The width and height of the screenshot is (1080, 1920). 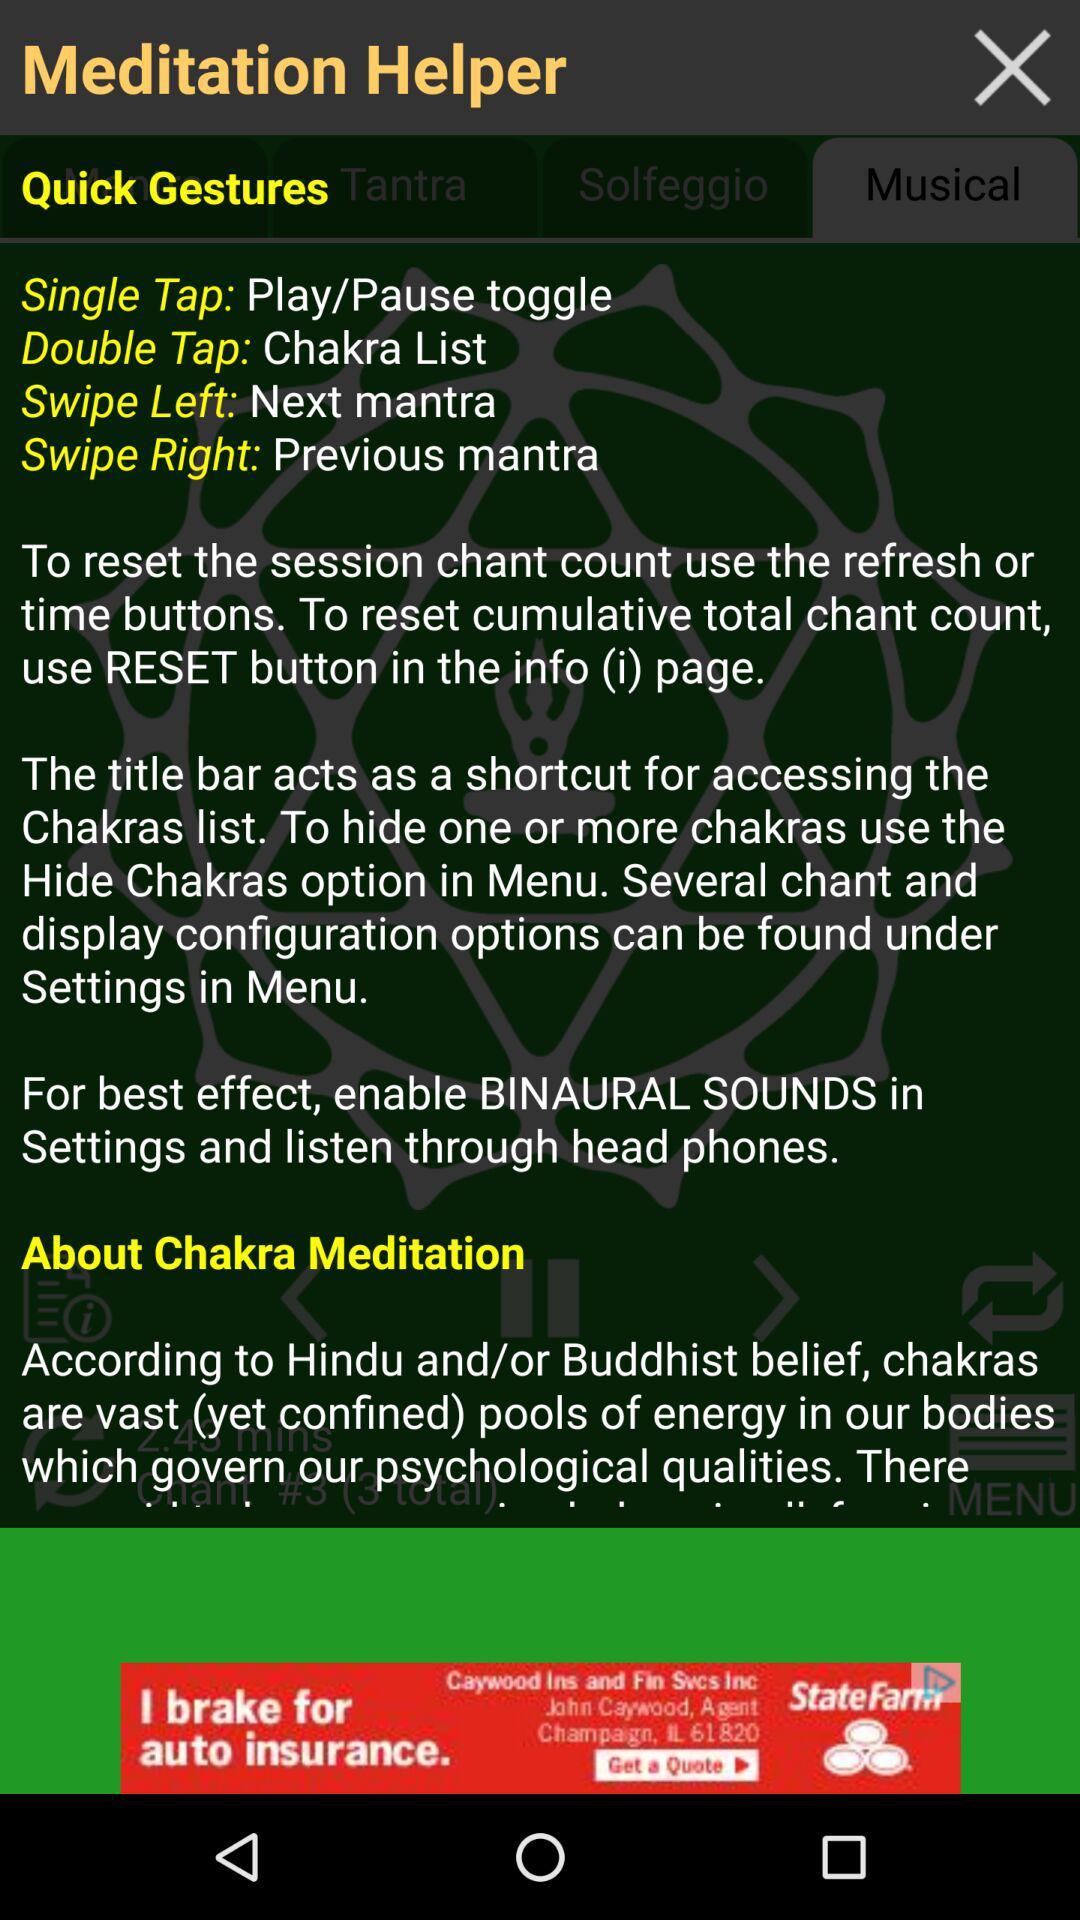 What do you see at coordinates (1012, 72) in the screenshot?
I see `the close icon` at bounding box center [1012, 72].